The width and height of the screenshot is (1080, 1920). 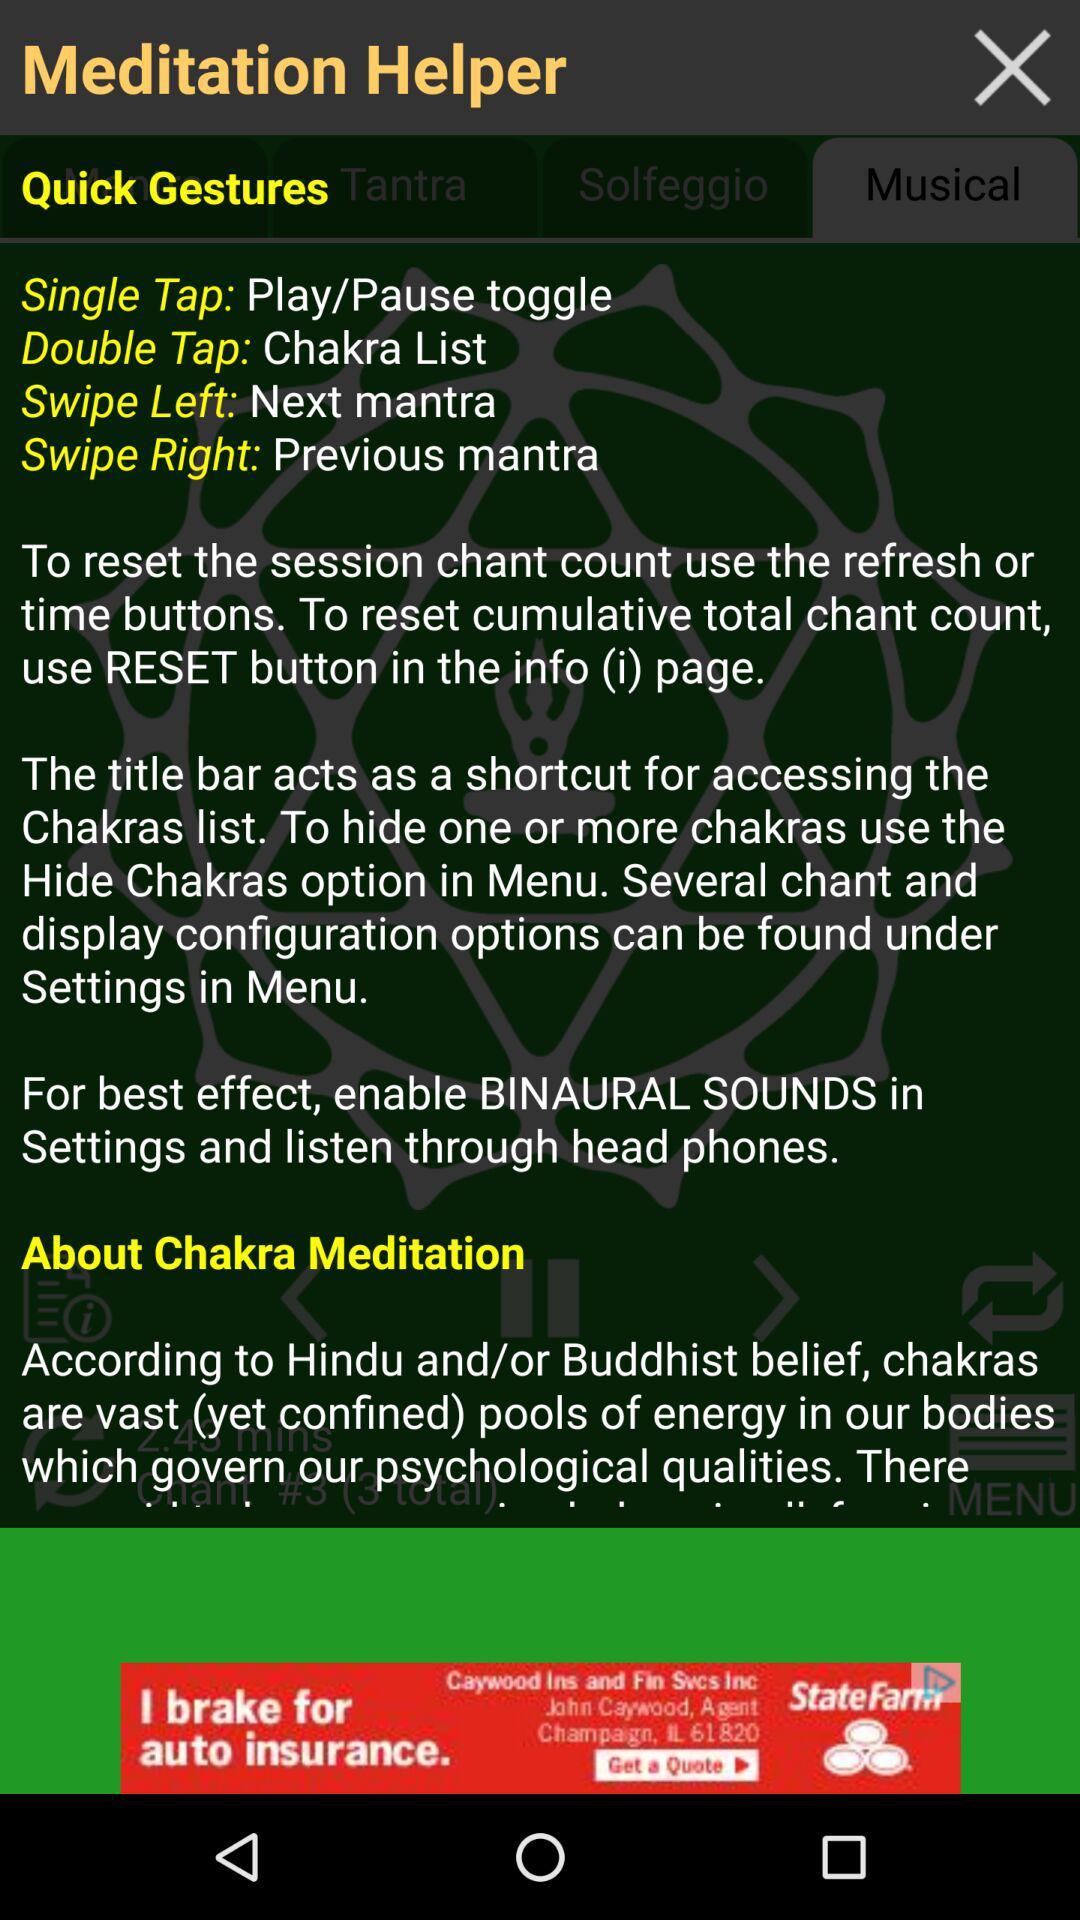 What do you see at coordinates (1012, 72) in the screenshot?
I see `the close icon` at bounding box center [1012, 72].